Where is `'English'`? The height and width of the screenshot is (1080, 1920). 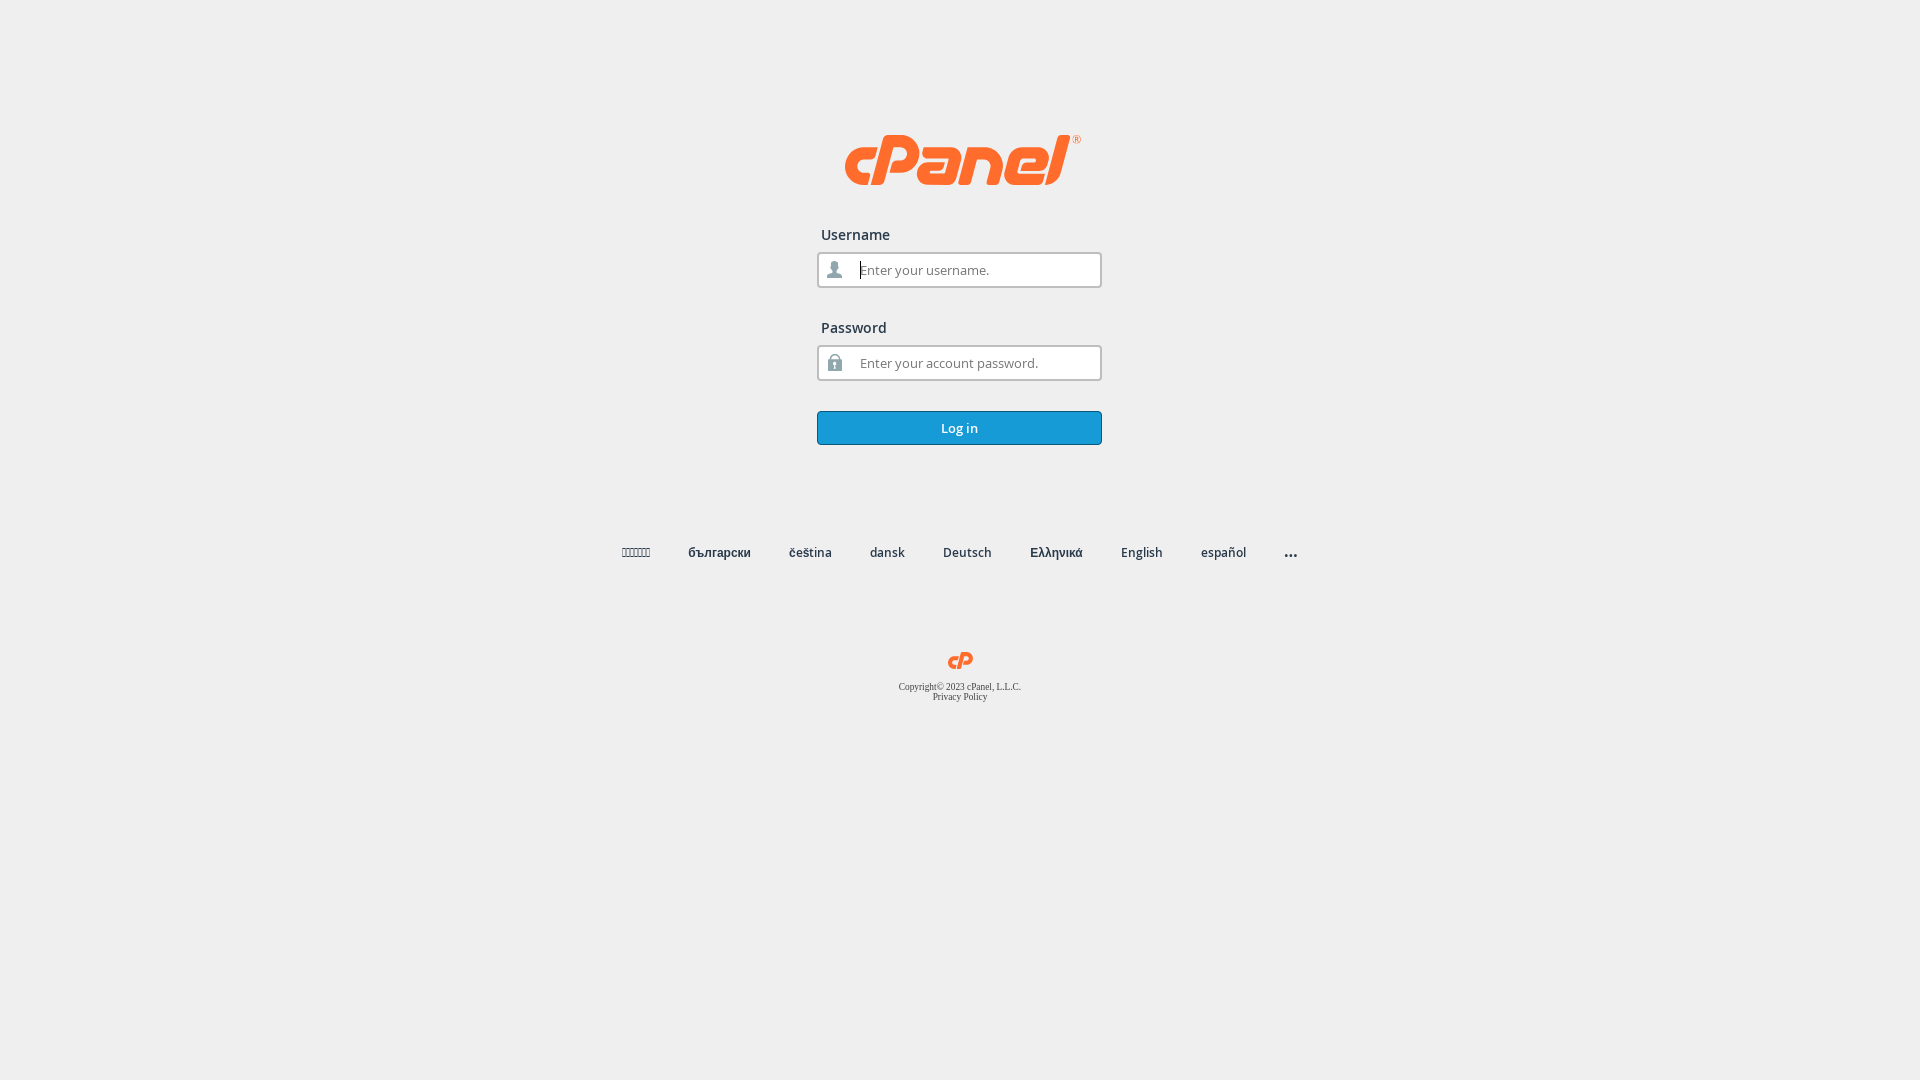
'English' is located at coordinates (1142, 552).